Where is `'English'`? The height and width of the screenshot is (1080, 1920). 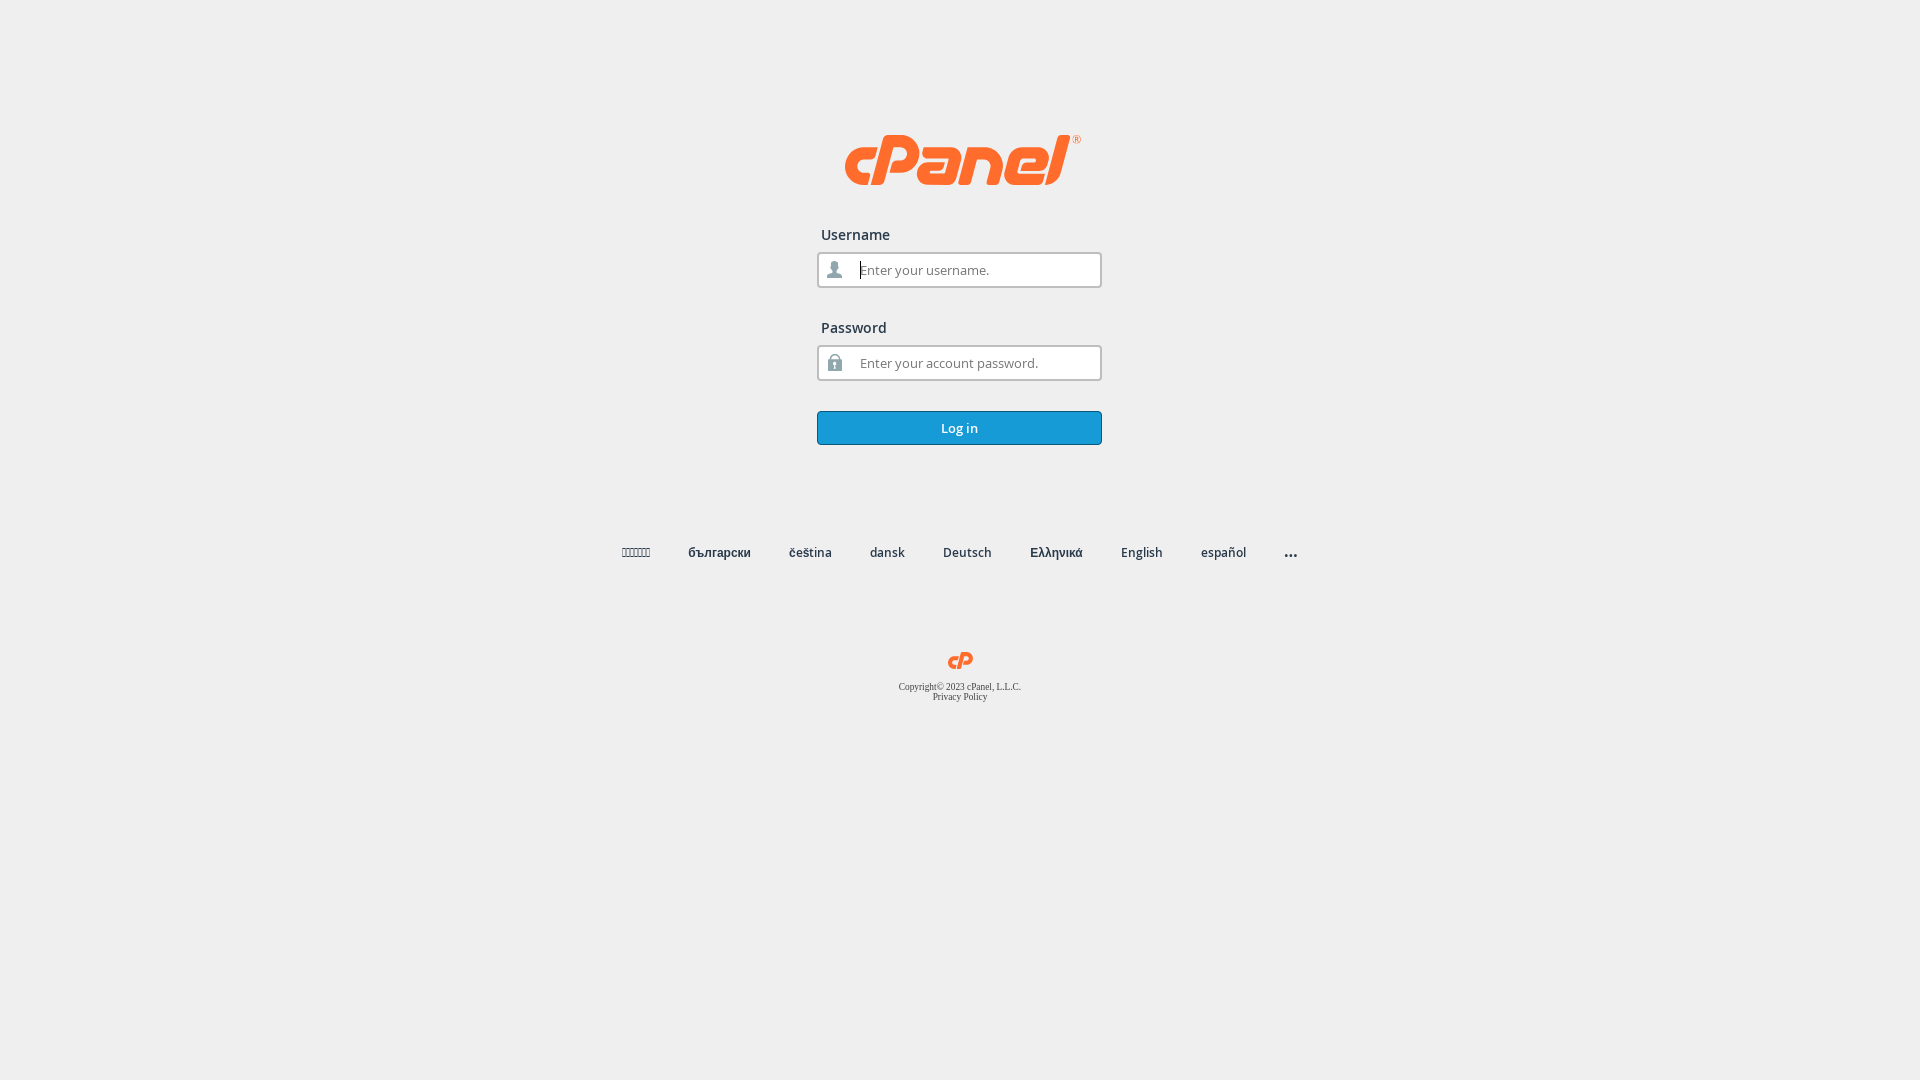
'English' is located at coordinates (1142, 552).